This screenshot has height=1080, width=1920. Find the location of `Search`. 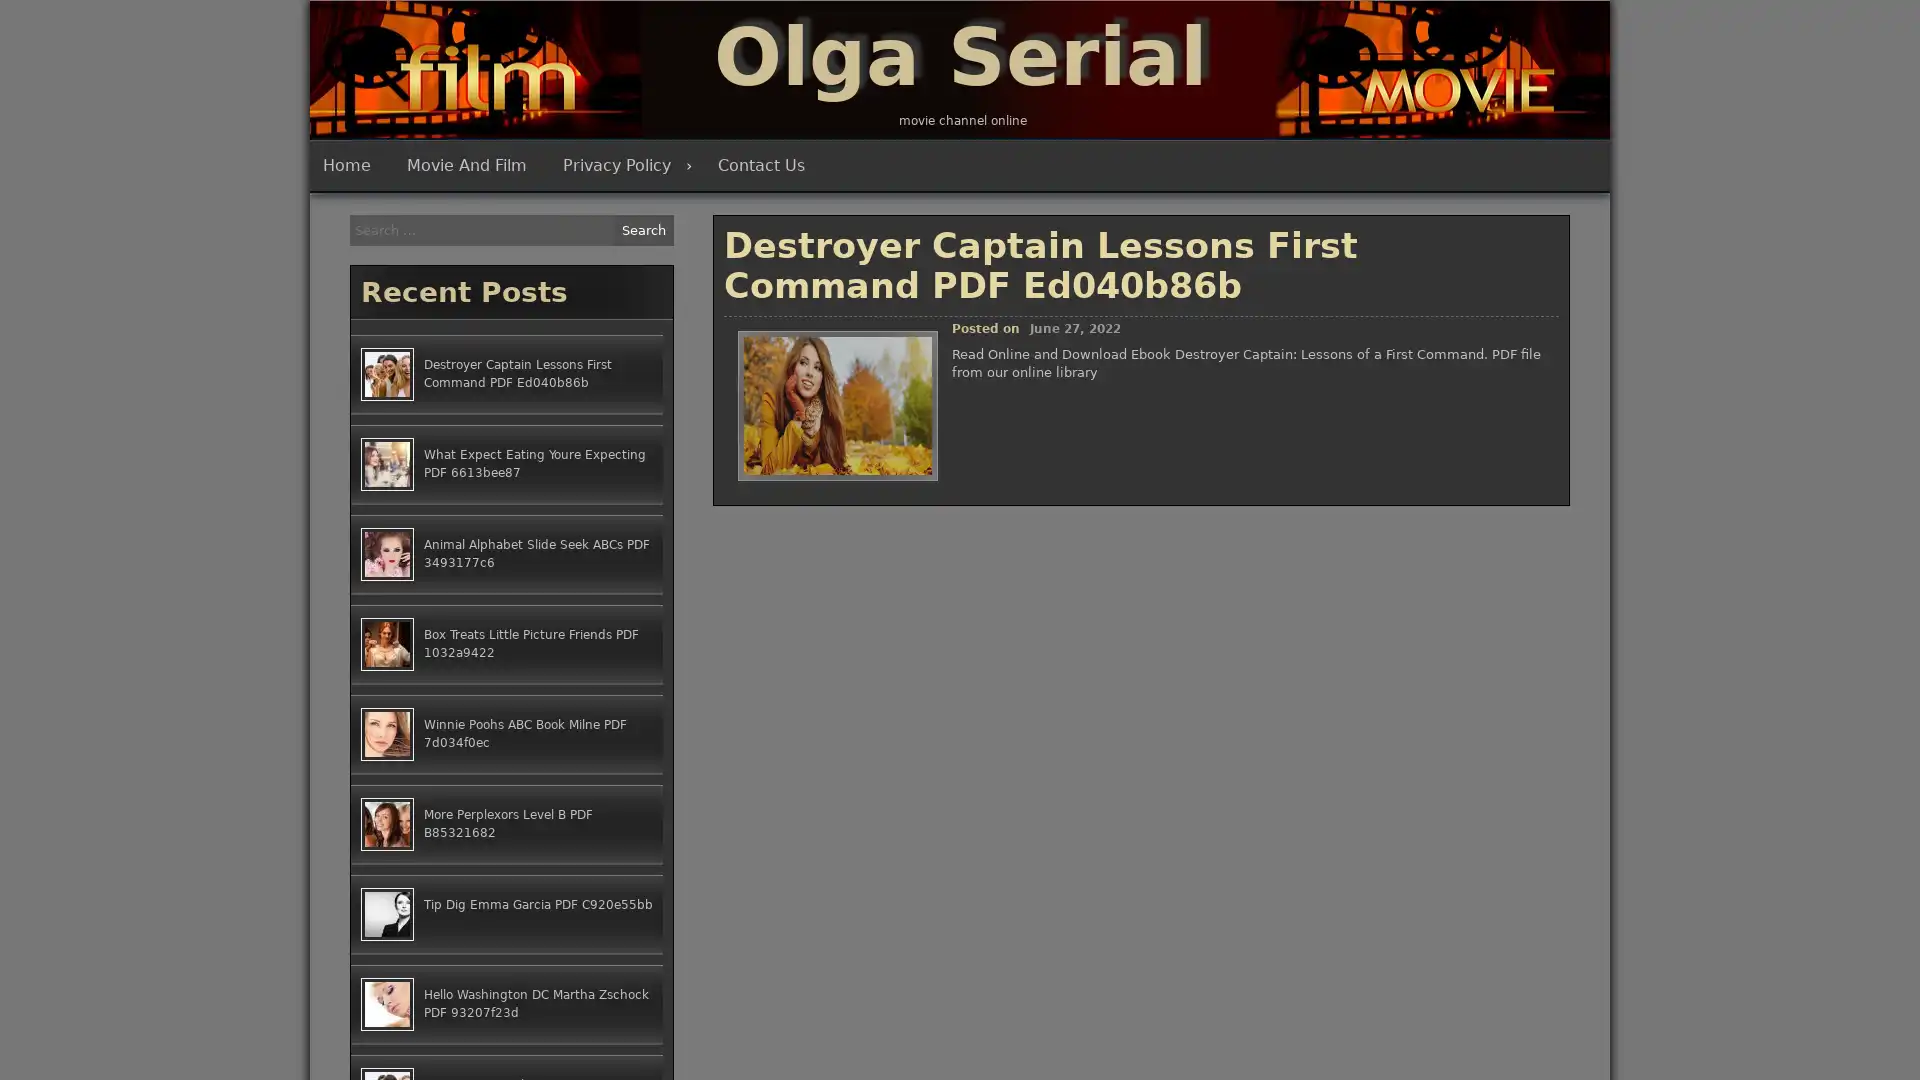

Search is located at coordinates (643, 229).